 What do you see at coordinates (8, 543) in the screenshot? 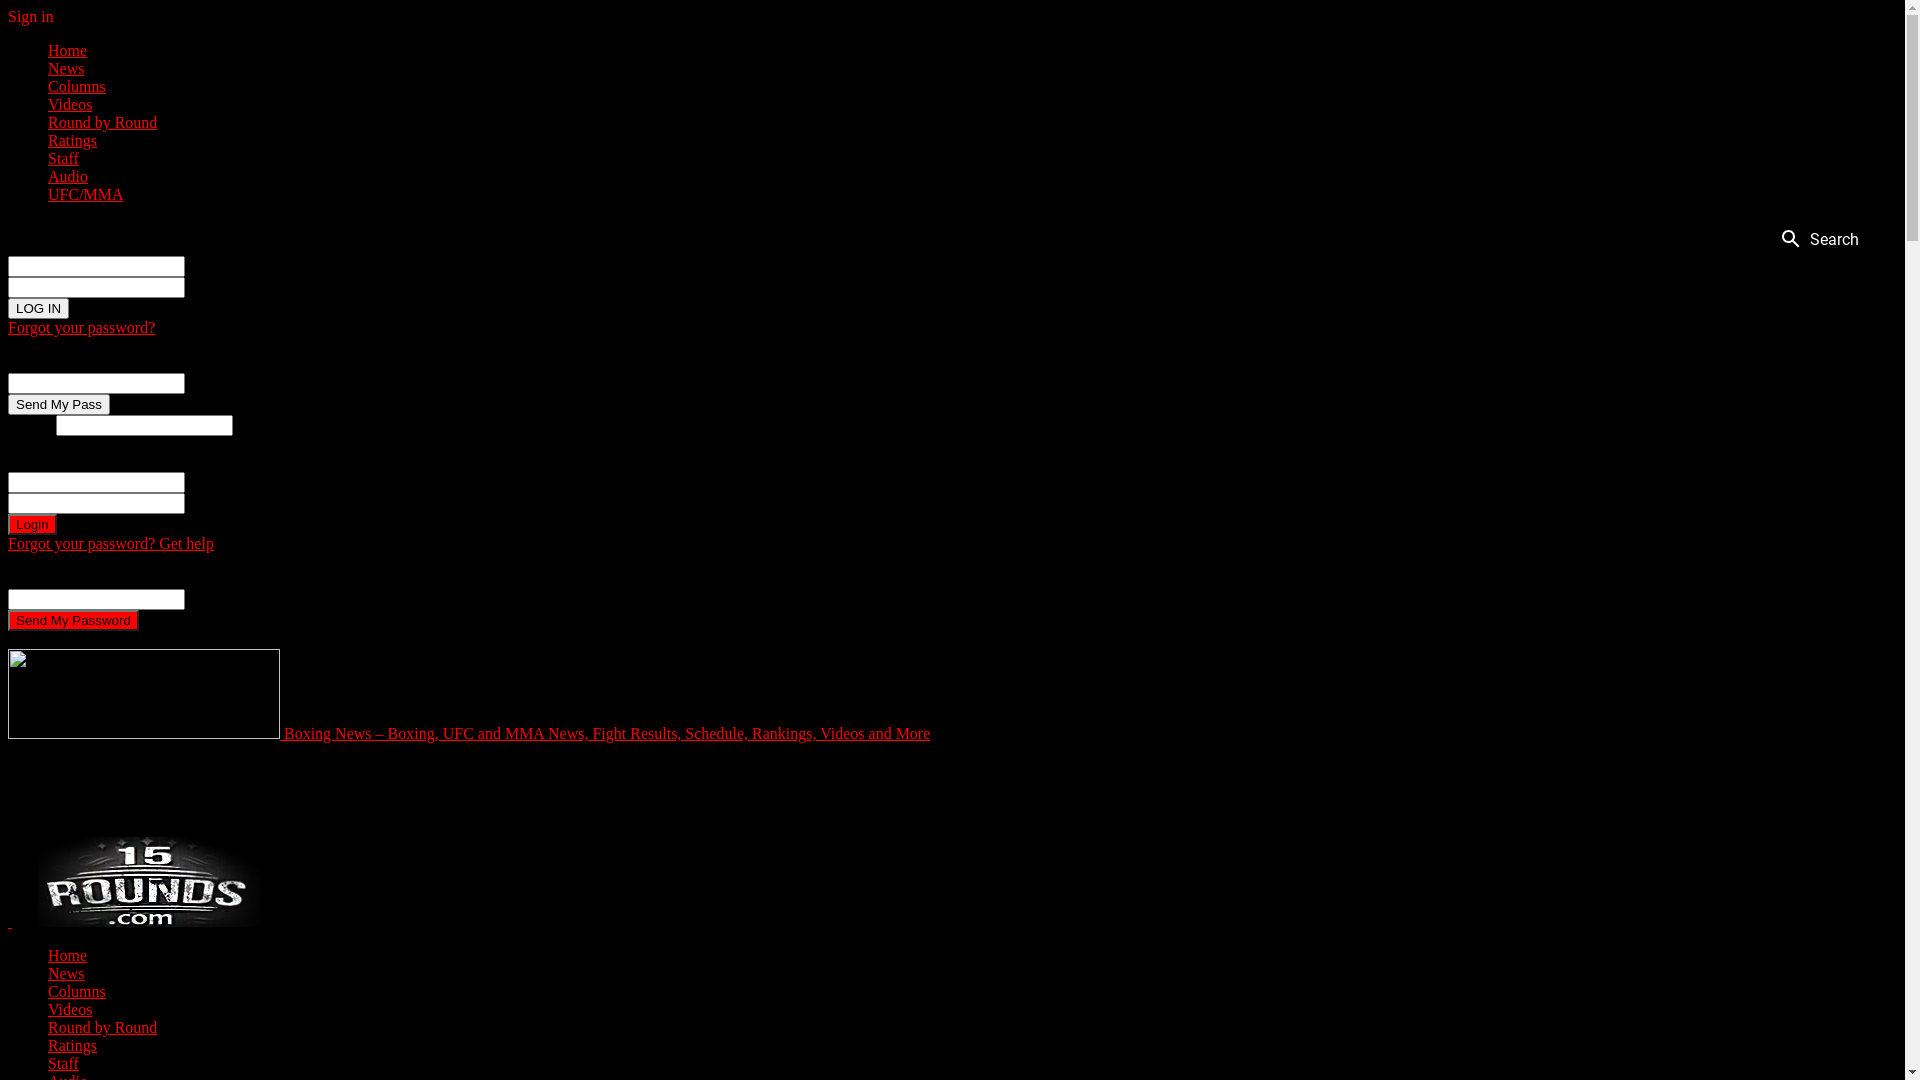
I see `'Forgot your password? Get help'` at bounding box center [8, 543].